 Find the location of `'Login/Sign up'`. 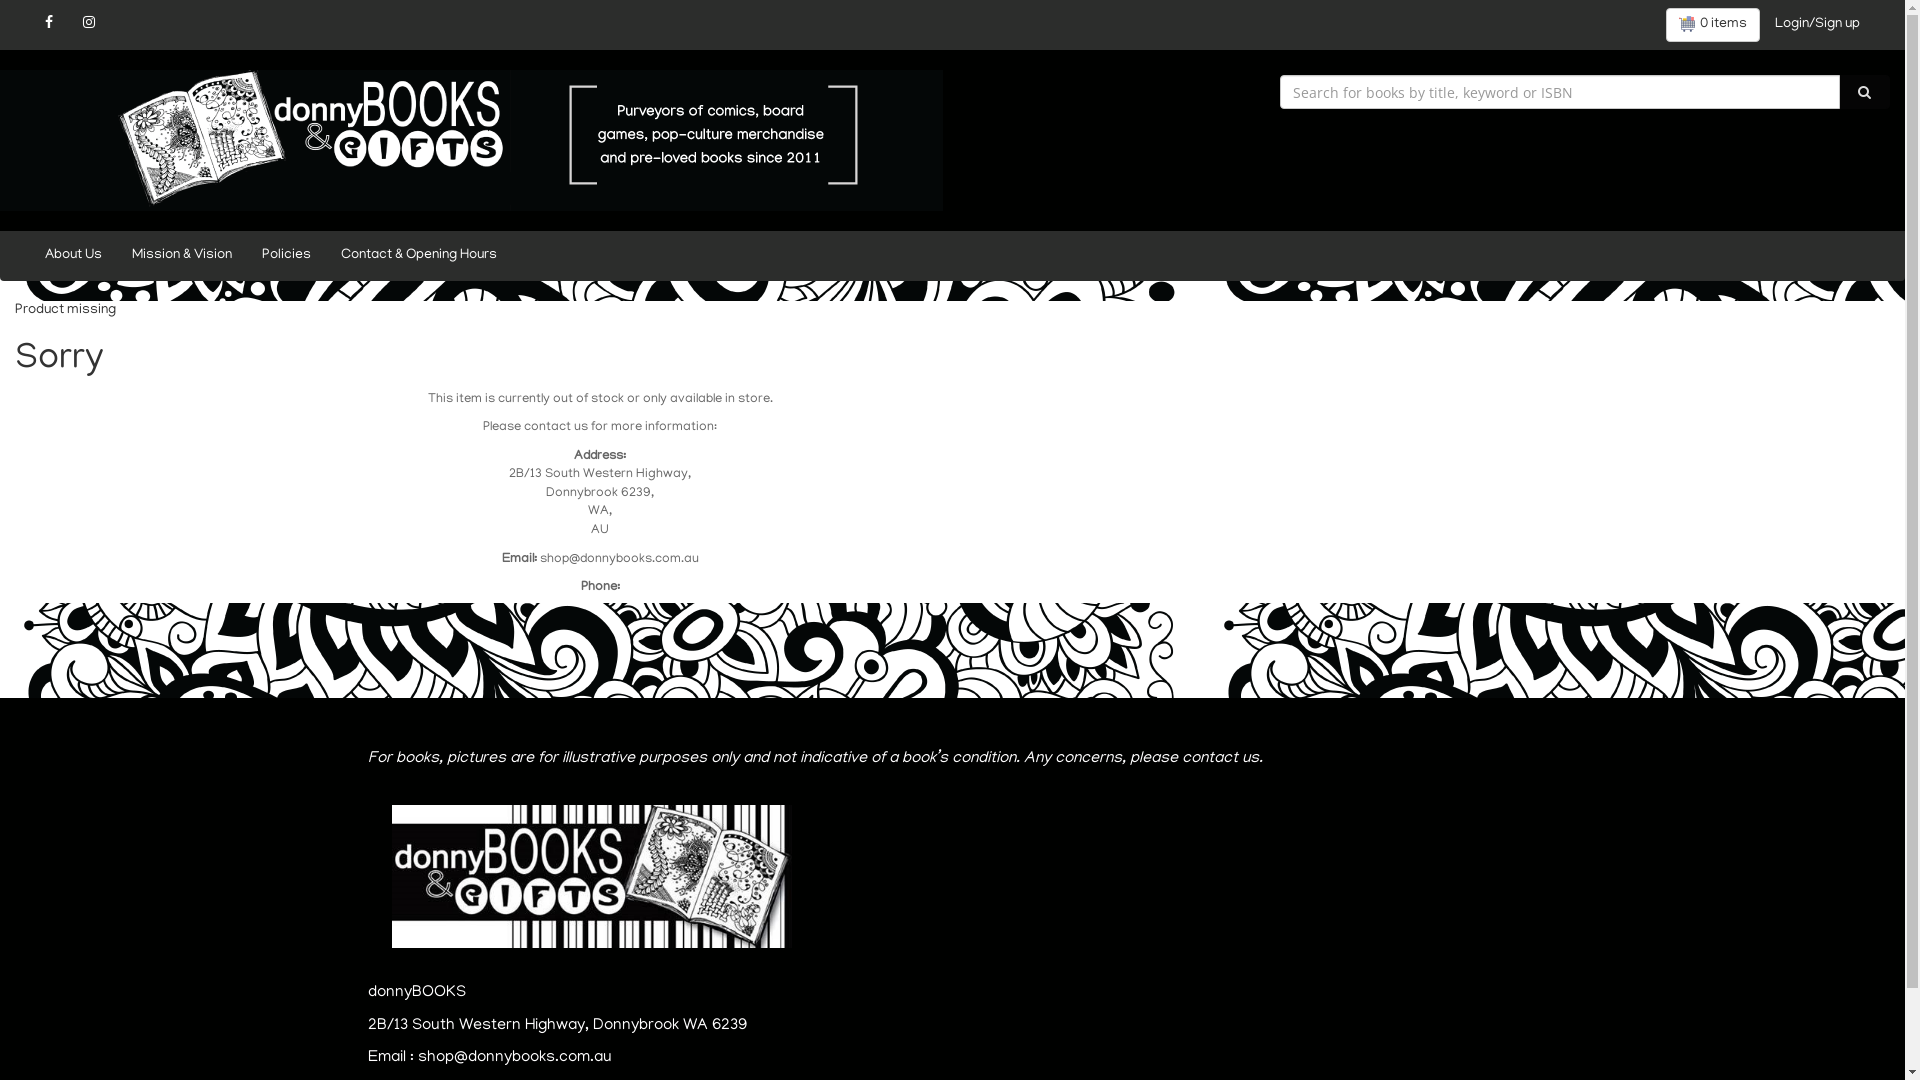

'Login/Sign up' is located at coordinates (1817, 24).